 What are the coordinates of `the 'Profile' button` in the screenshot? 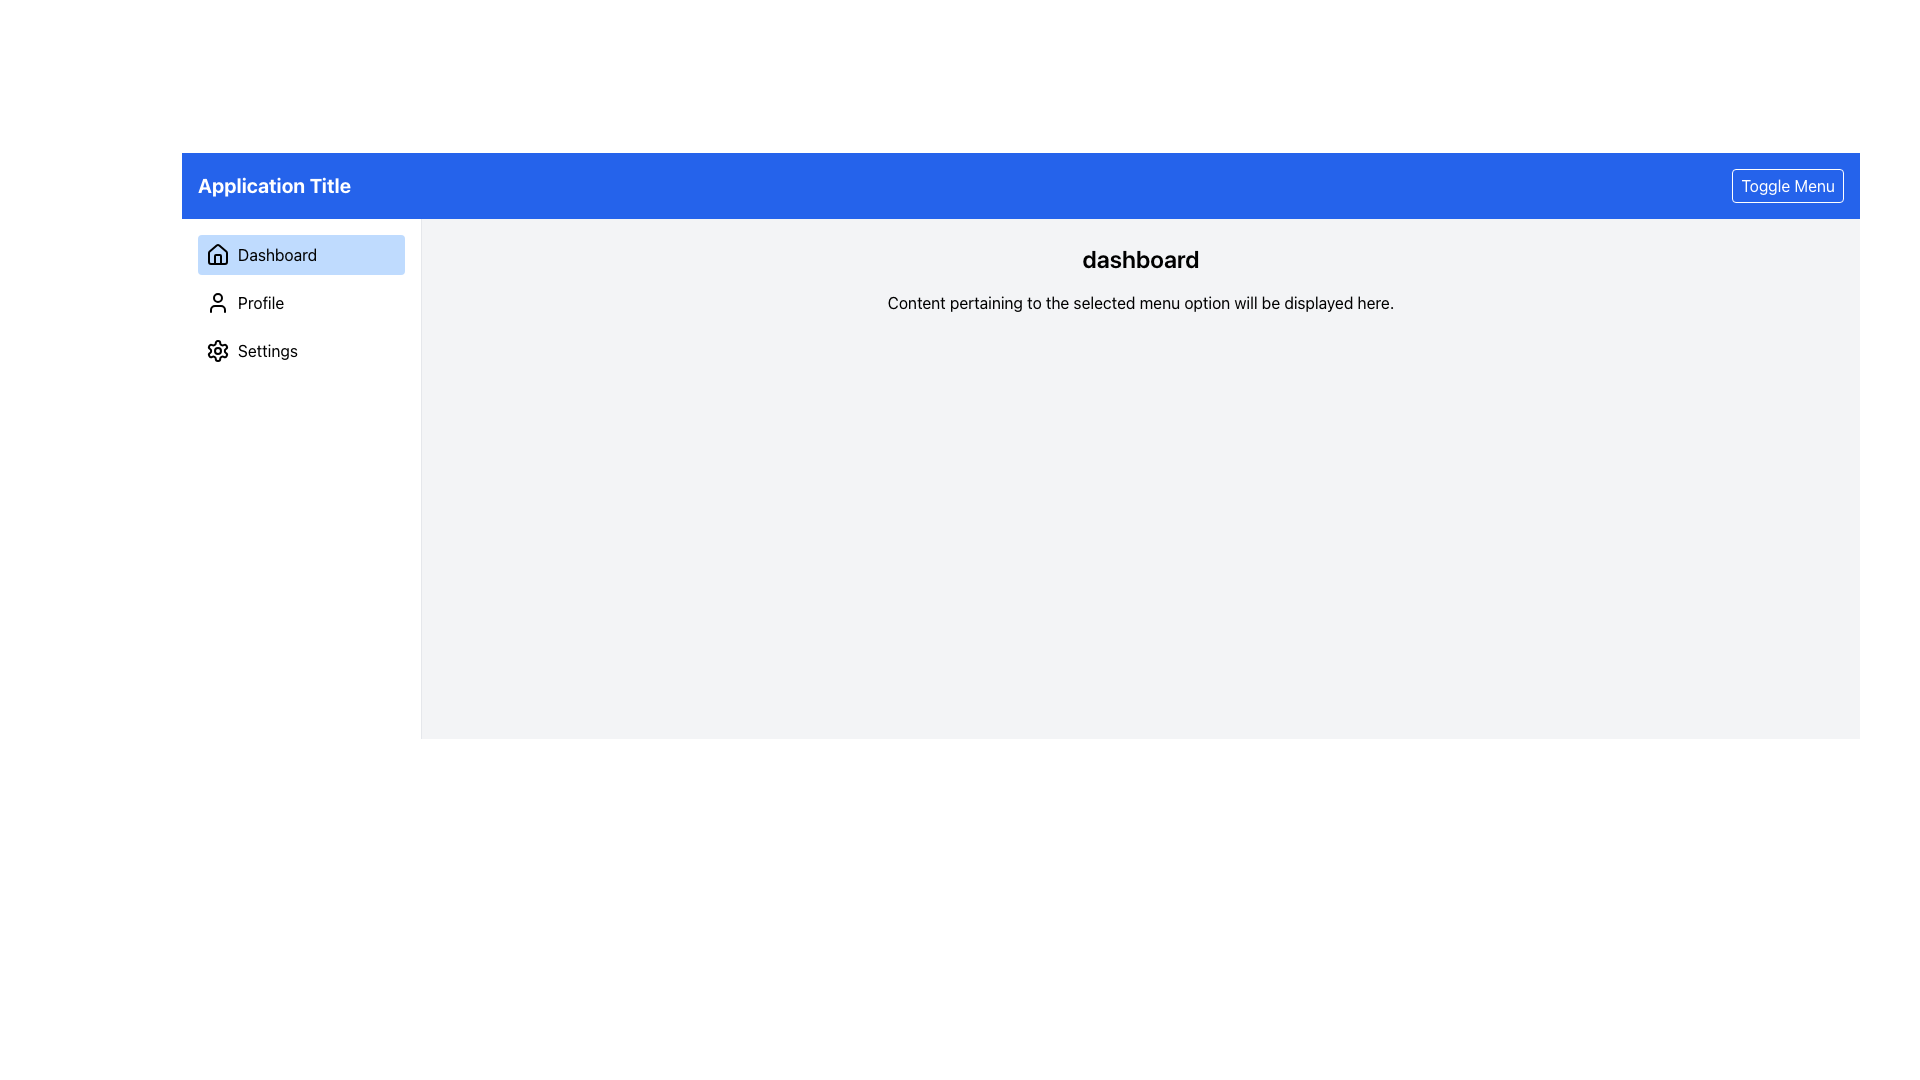 It's located at (300, 303).